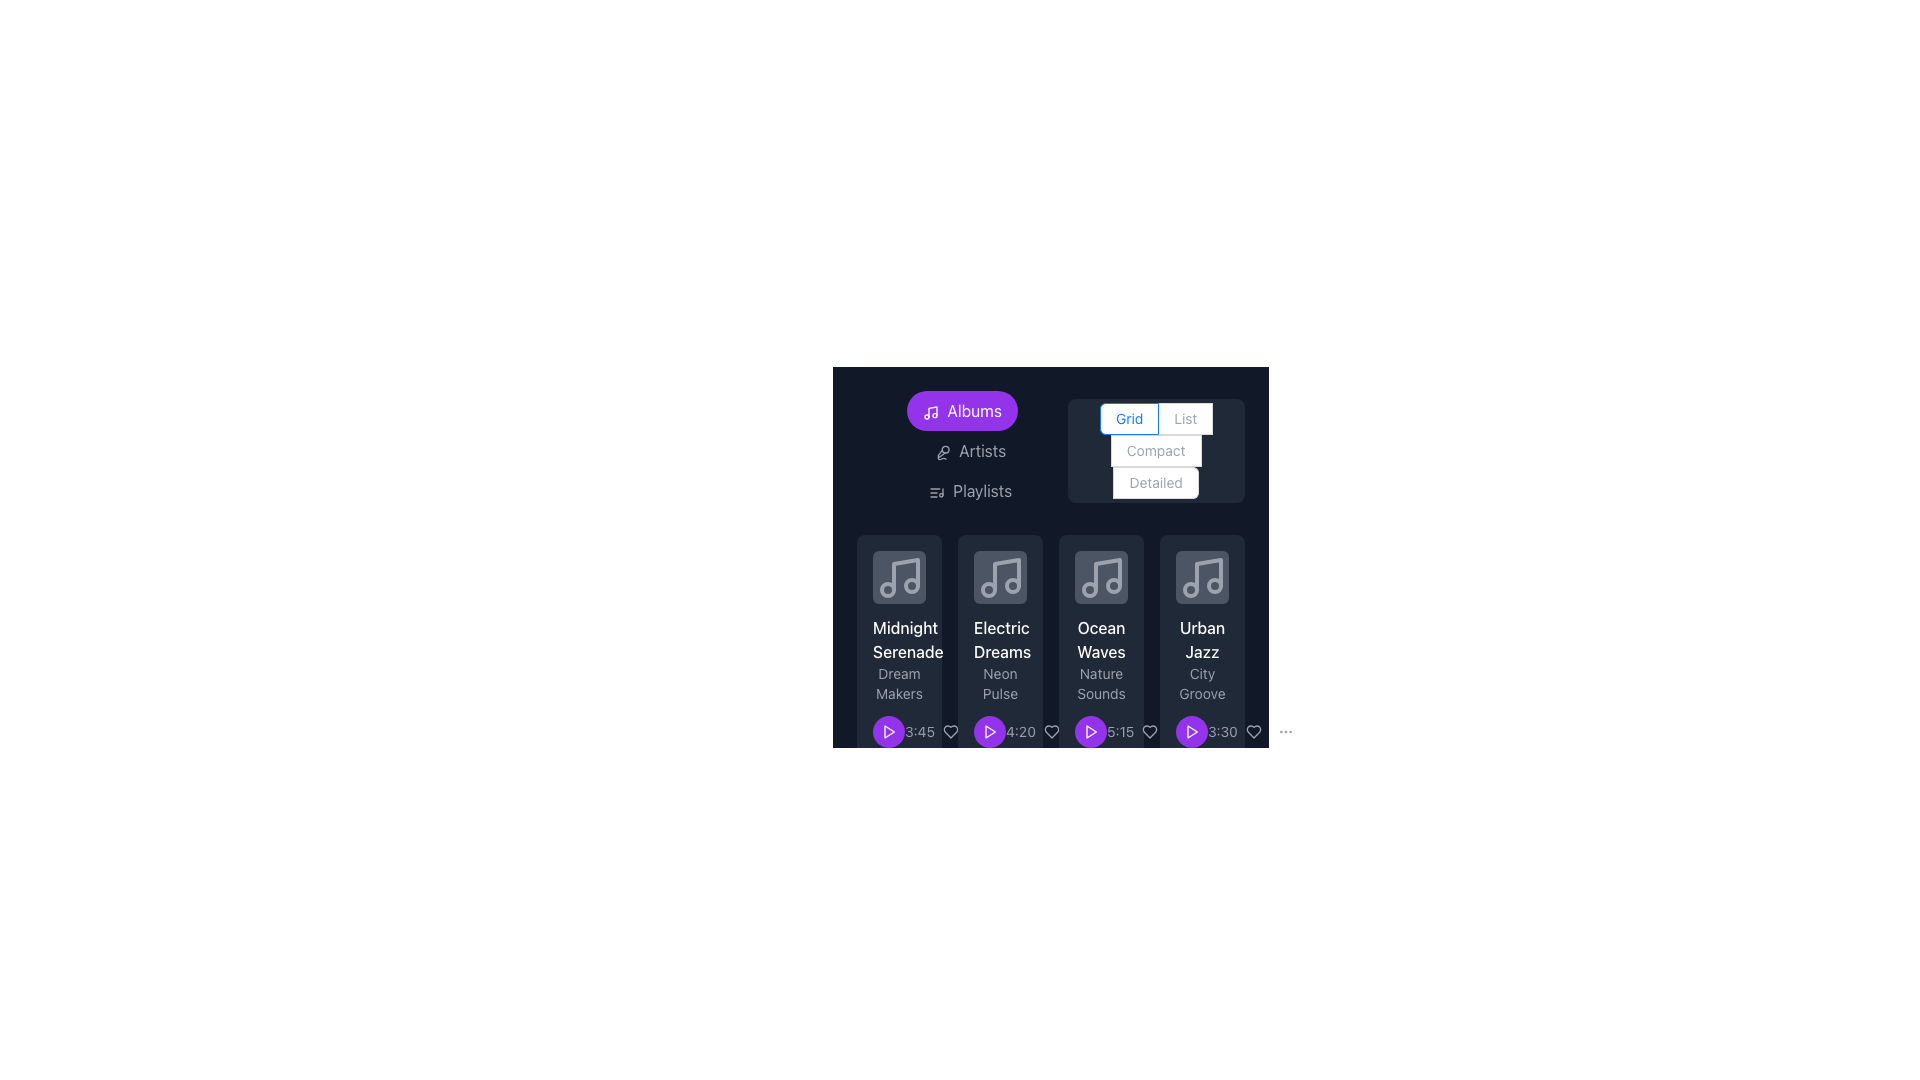 The image size is (1920, 1080). What do you see at coordinates (1012, 585) in the screenshot?
I see `the decorative vector circle element within the music note icon located in the second card of the 'Electric Dreams' album grid` at bounding box center [1012, 585].